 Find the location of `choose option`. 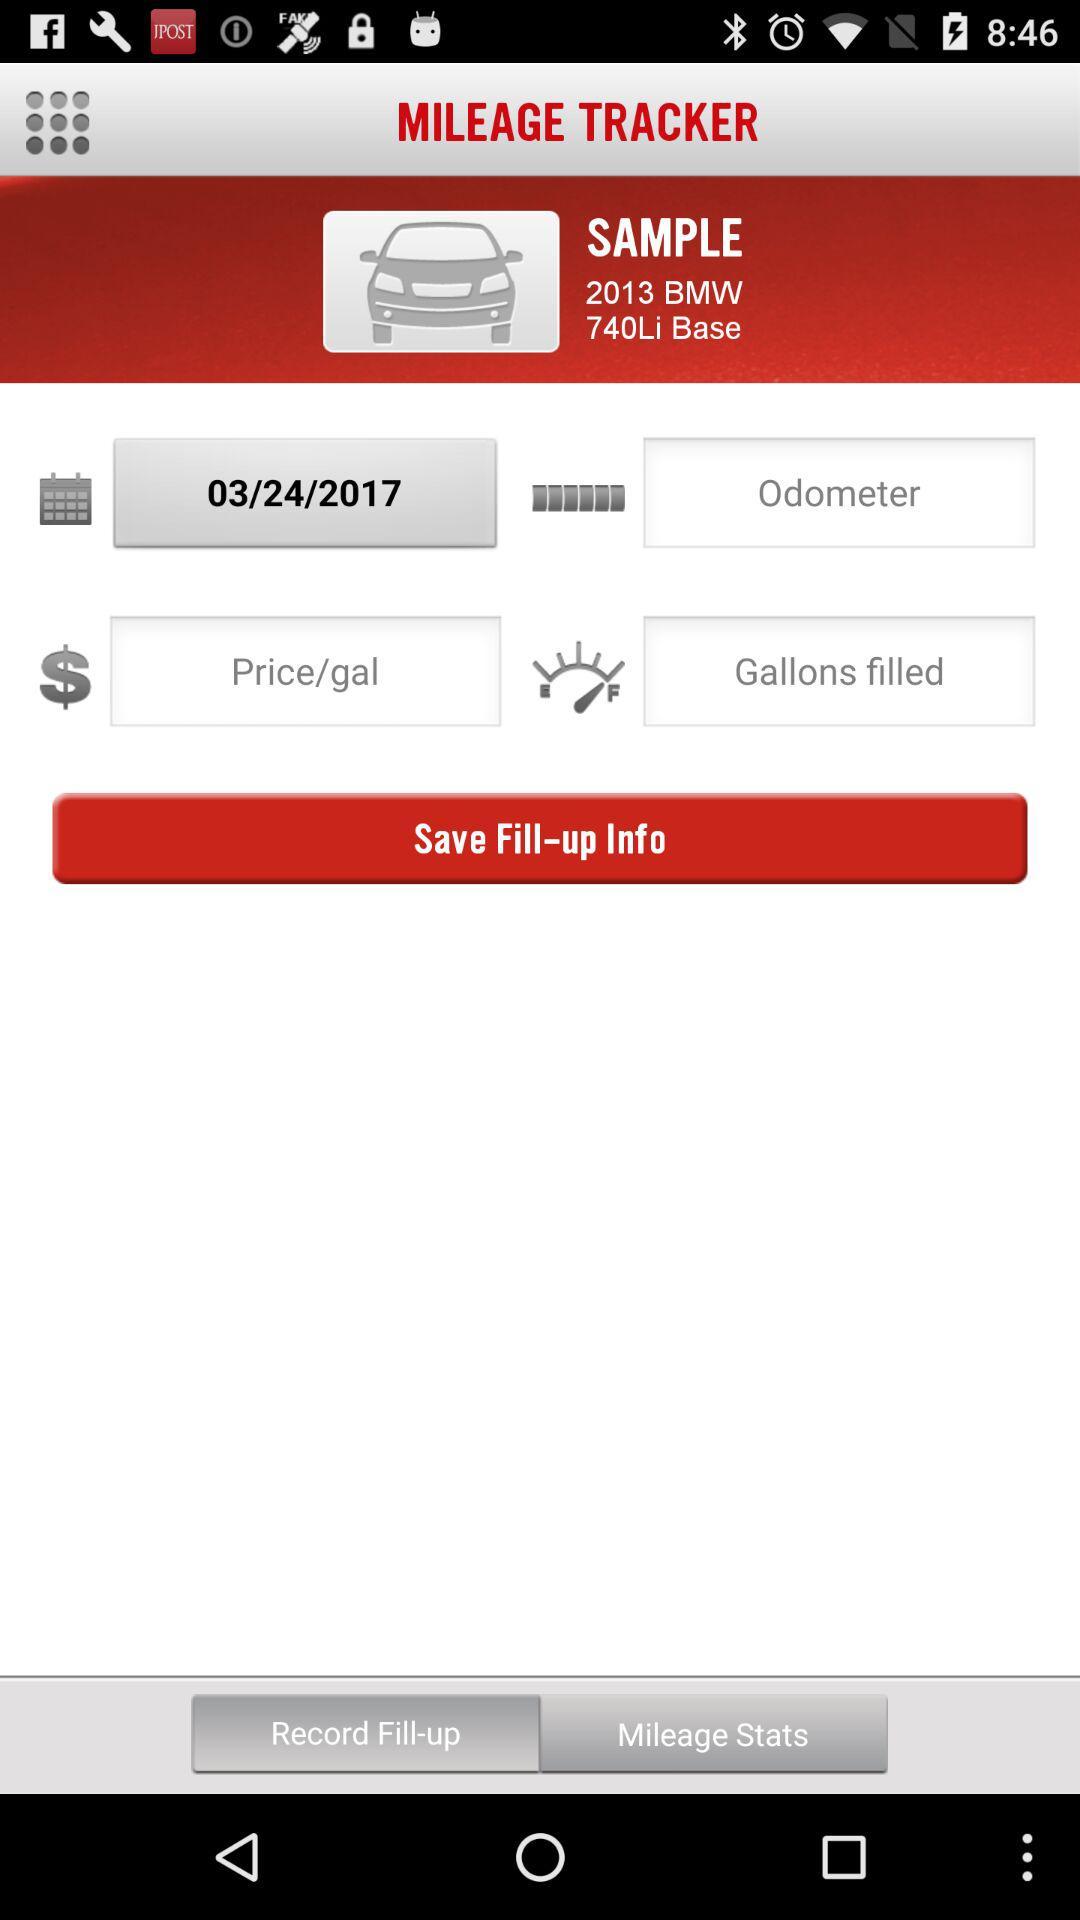

choose option is located at coordinates (839, 498).